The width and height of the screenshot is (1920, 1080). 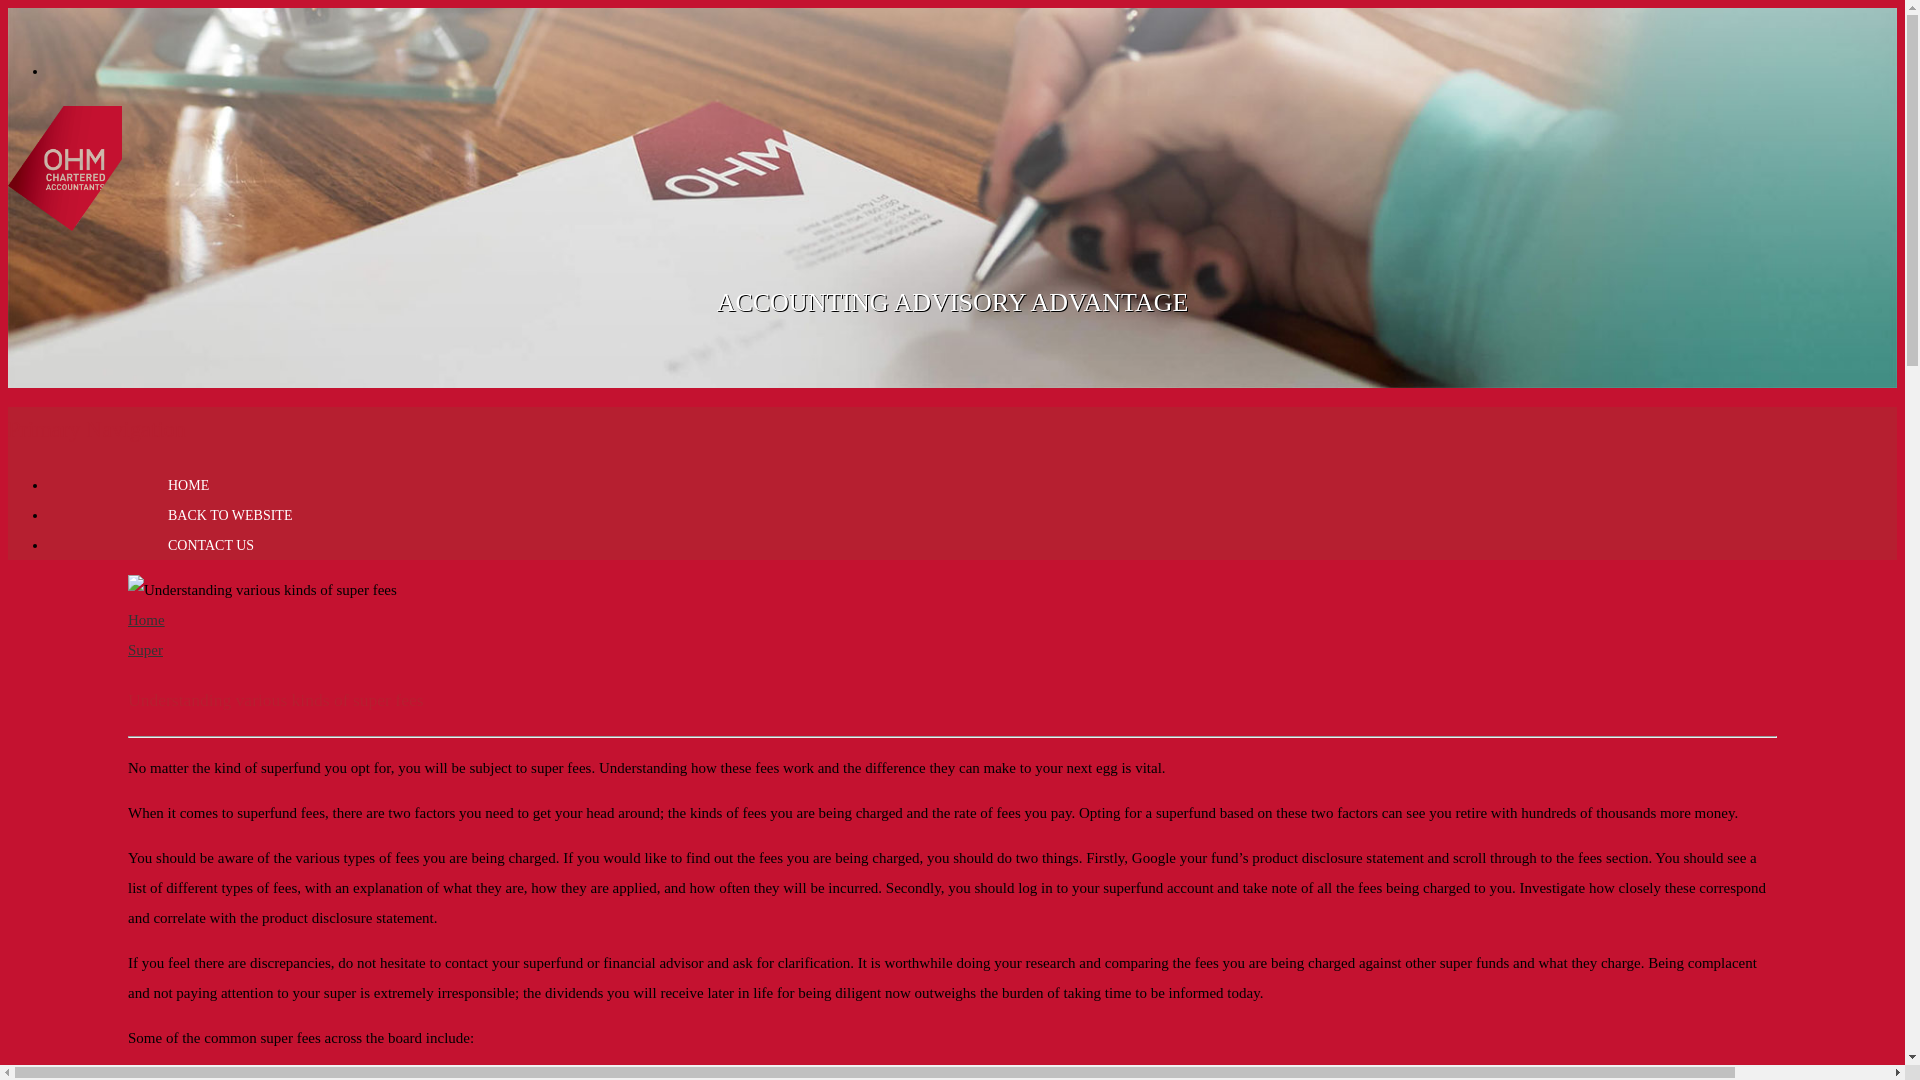 I want to click on 'Super', so click(x=144, y=650).